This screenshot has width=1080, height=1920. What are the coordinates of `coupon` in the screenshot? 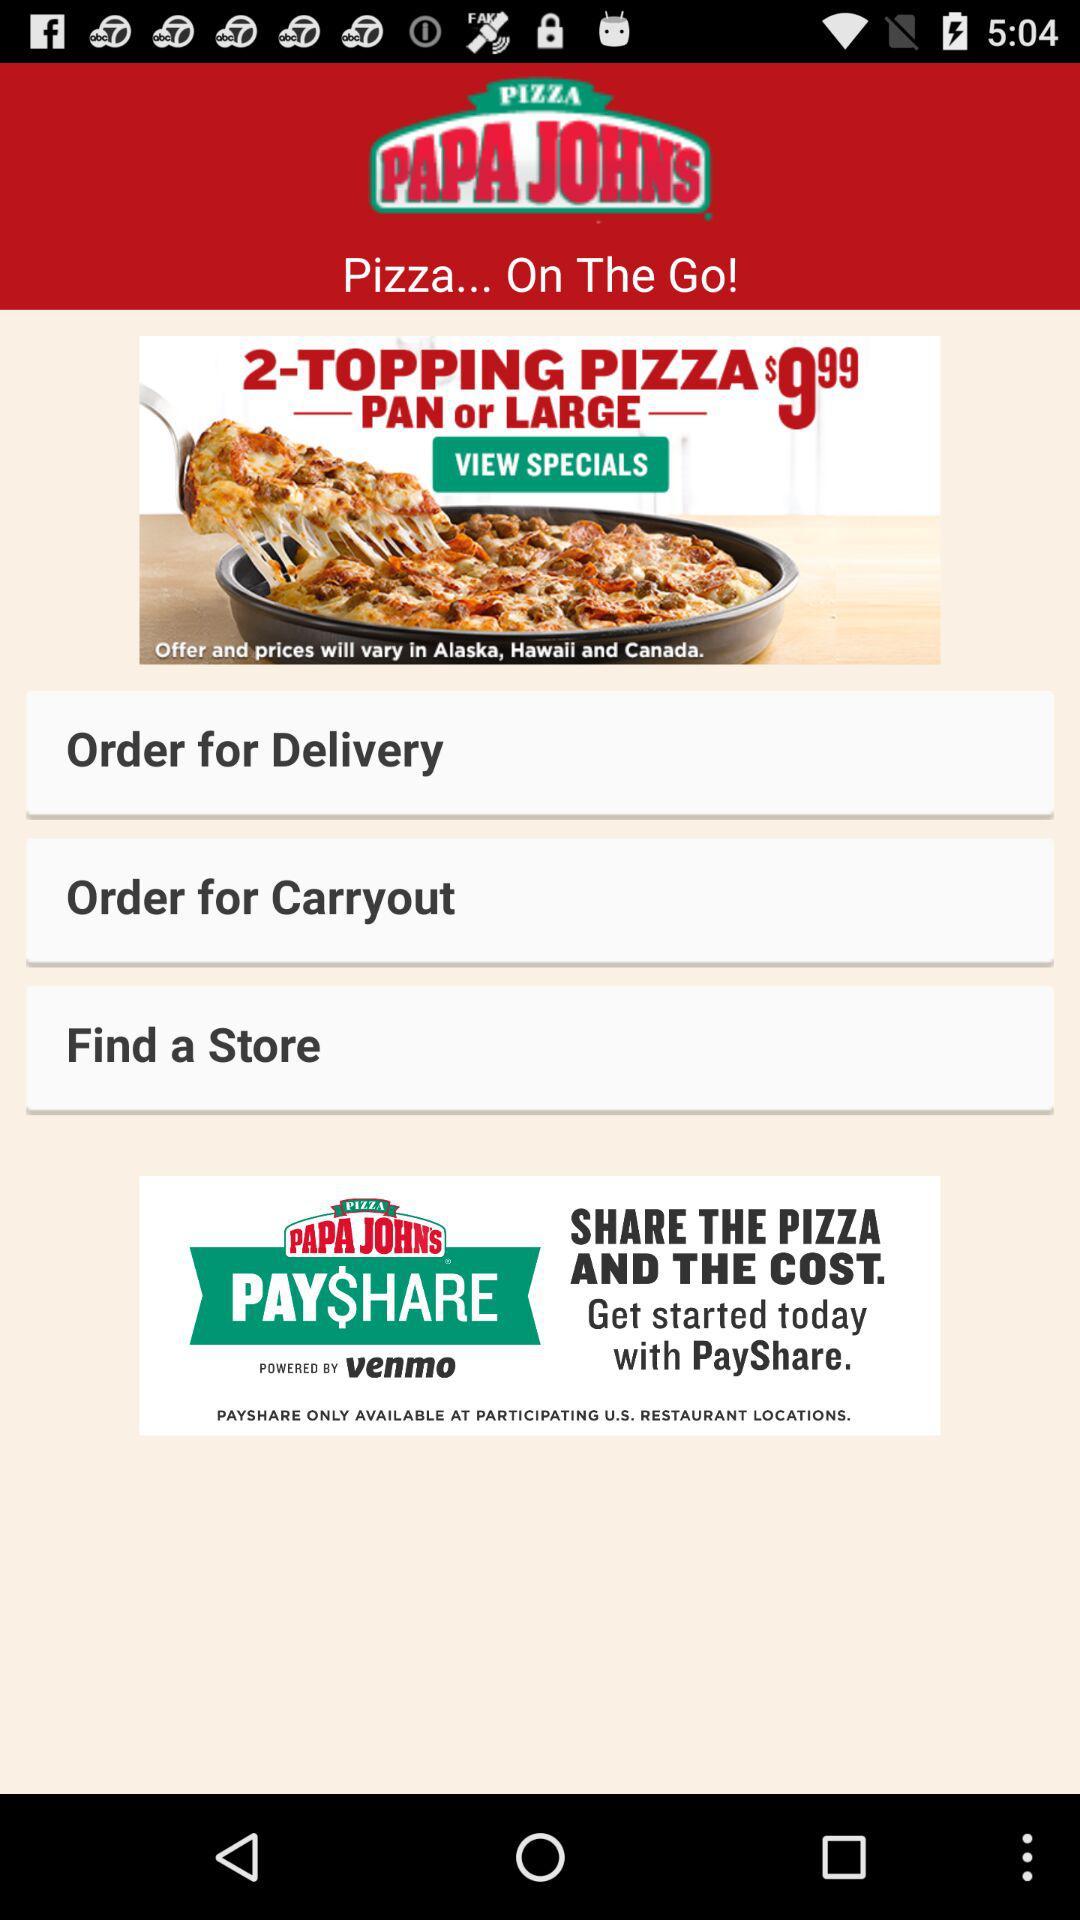 It's located at (540, 500).